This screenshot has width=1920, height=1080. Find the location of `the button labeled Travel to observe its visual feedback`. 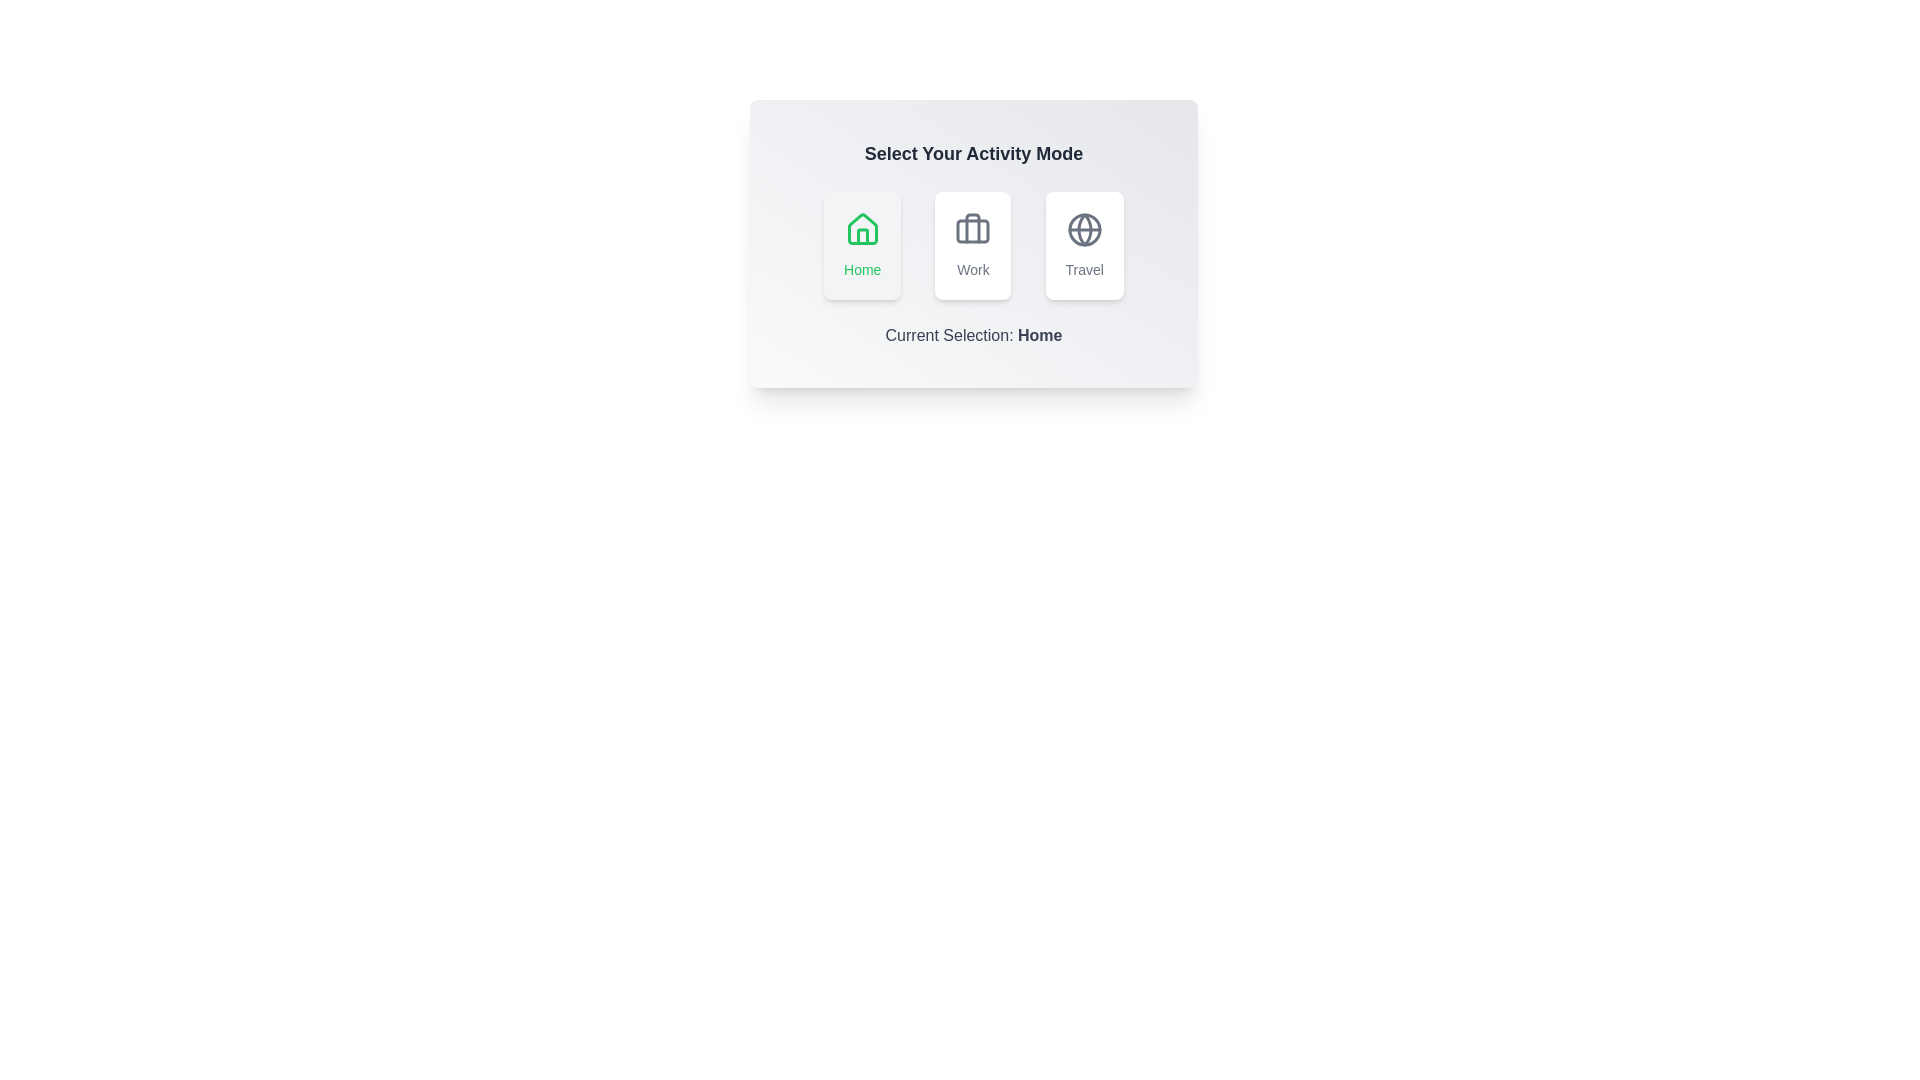

the button labeled Travel to observe its visual feedback is located at coordinates (1083, 245).